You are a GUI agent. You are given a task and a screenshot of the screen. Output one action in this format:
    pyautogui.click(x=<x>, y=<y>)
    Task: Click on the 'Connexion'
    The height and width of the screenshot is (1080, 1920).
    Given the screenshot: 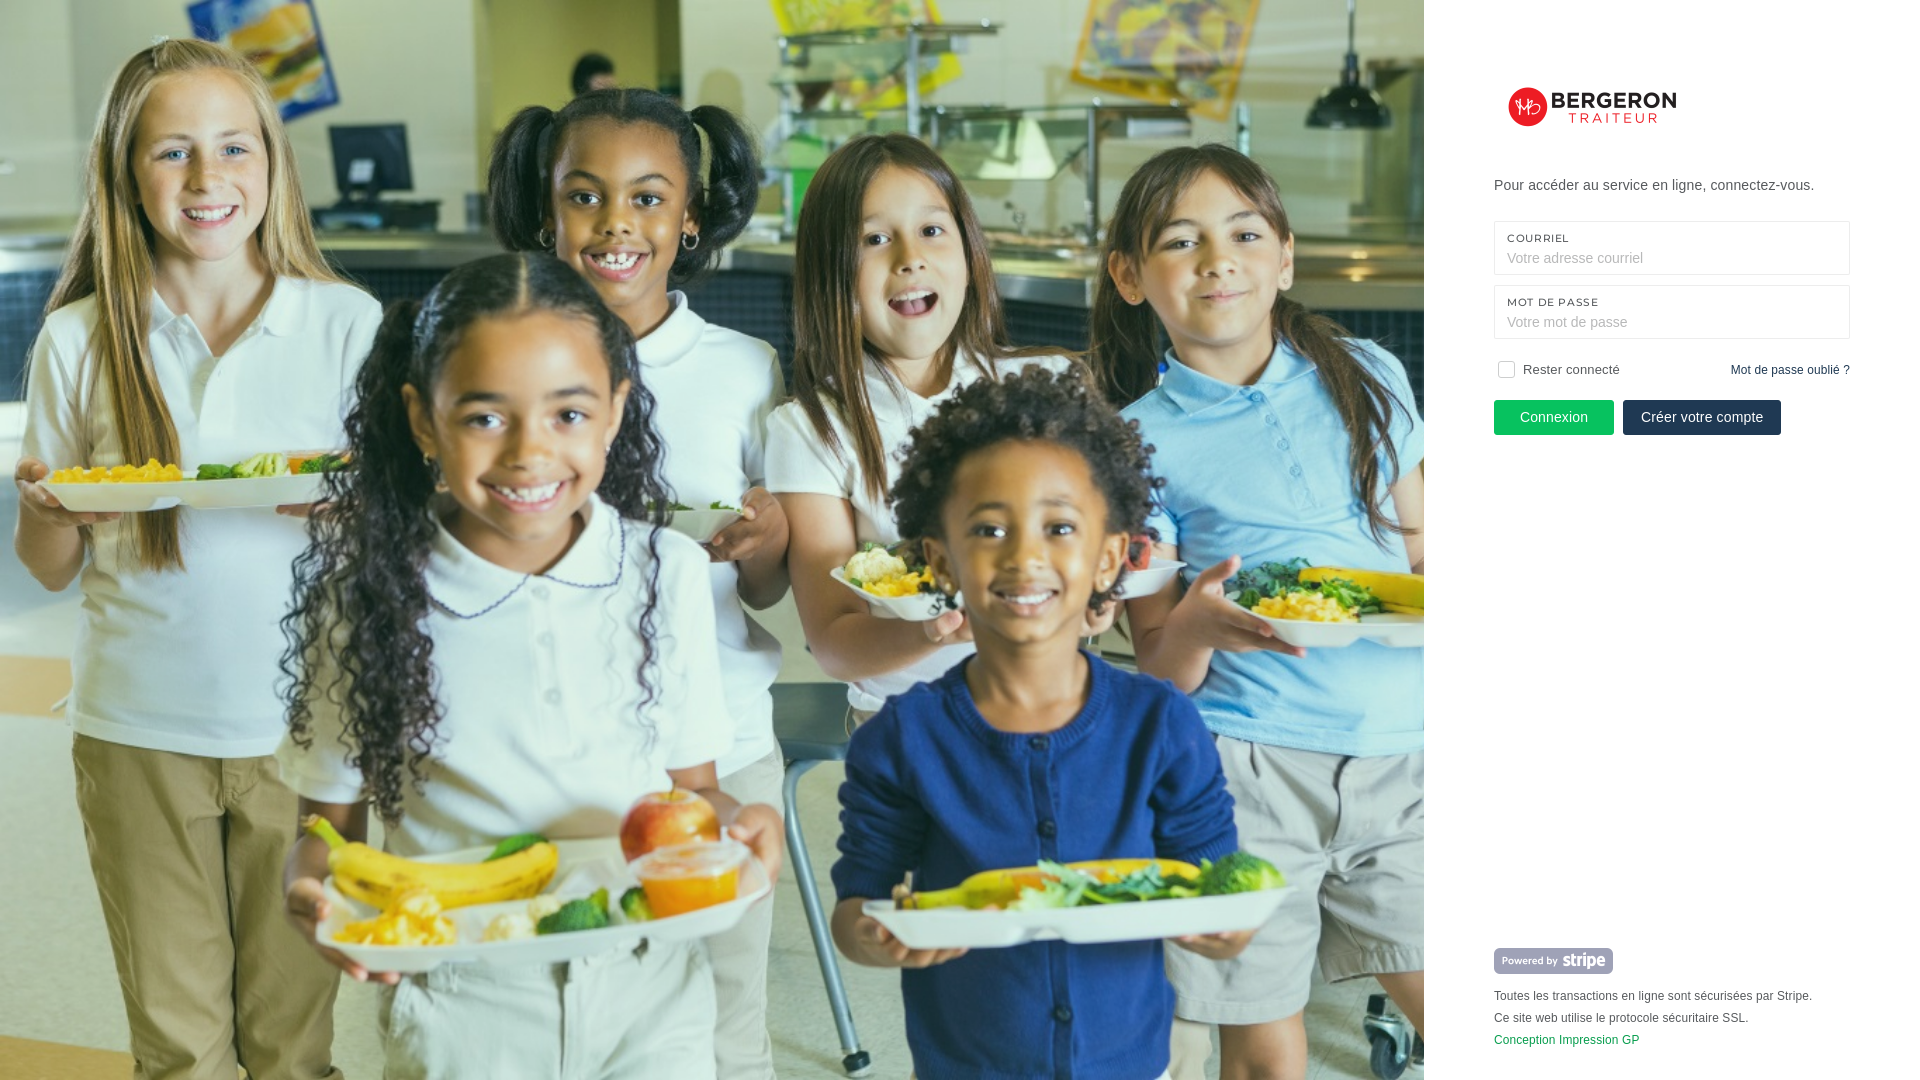 What is the action you would take?
    pyautogui.click(x=1553, y=416)
    